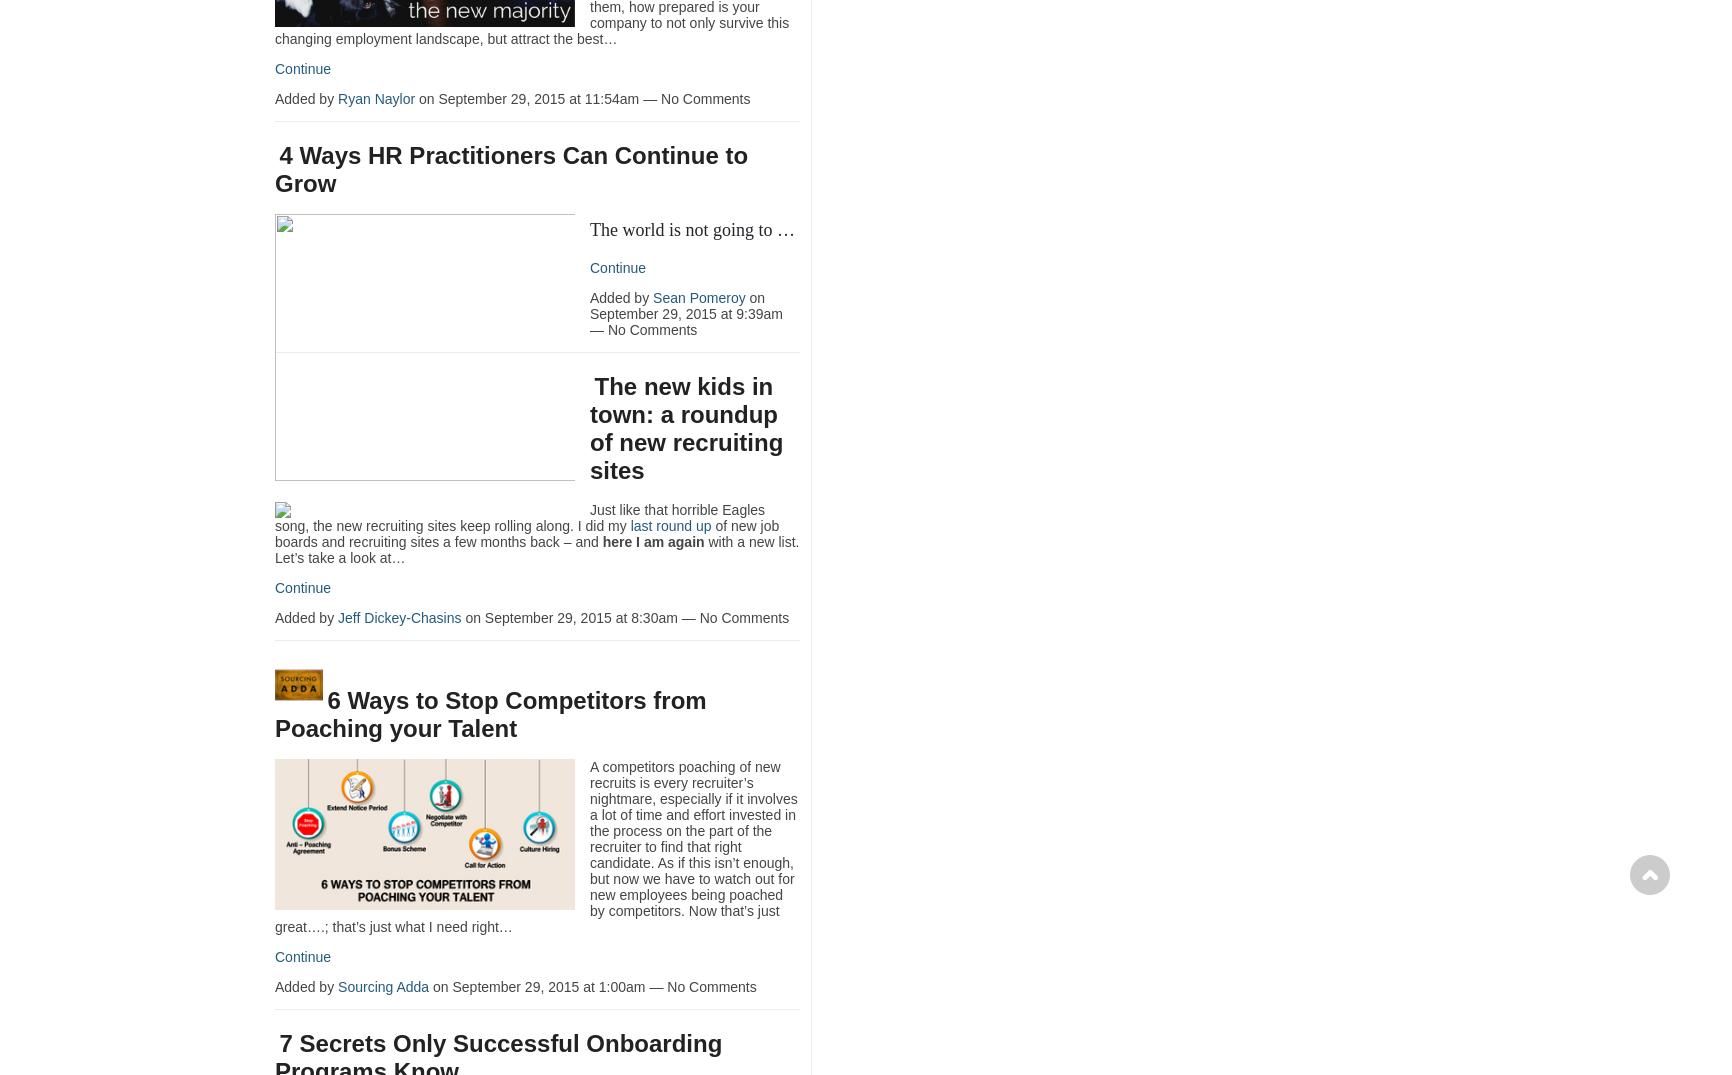 This screenshot has width=1732, height=1075. What do you see at coordinates (382, 984) in the screenshot?
I see `'Sourcing Adda'` at bounding box center [382, 984].